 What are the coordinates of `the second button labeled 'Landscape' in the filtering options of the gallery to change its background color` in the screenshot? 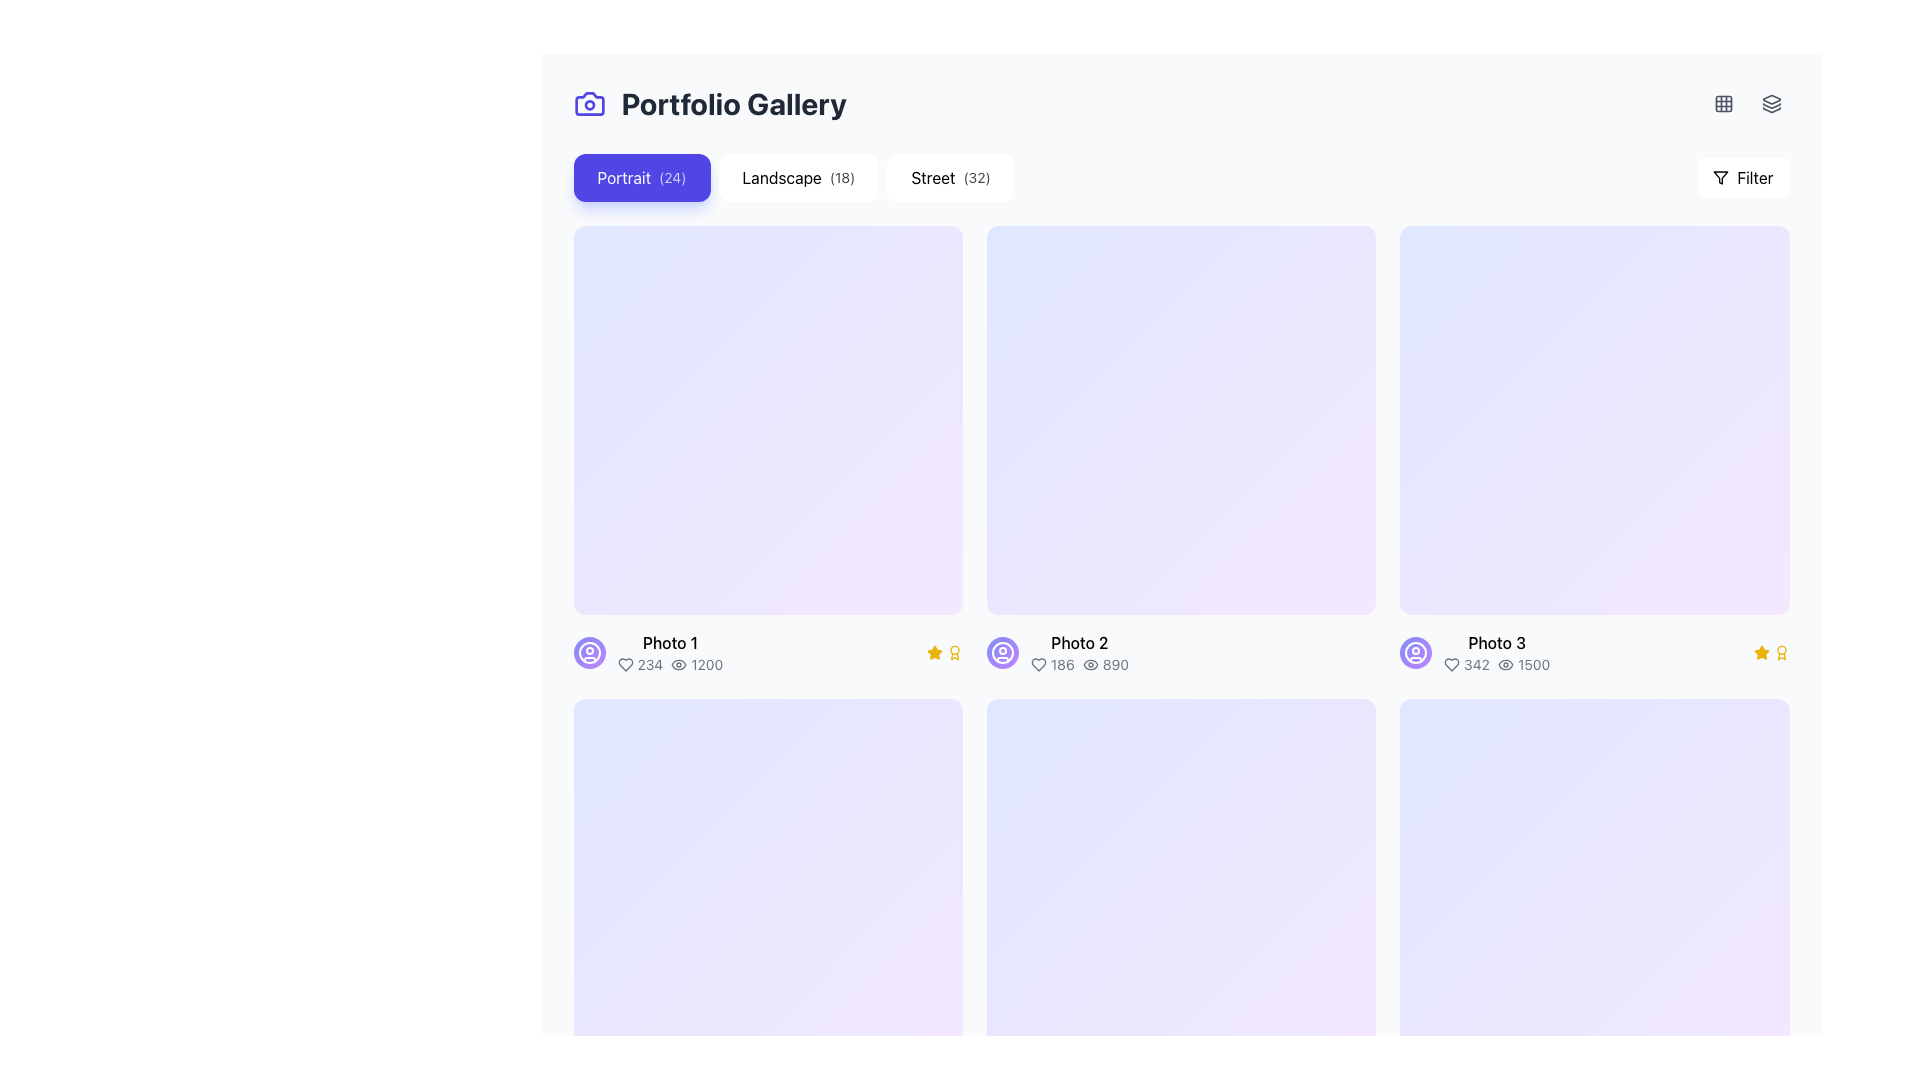 It's located at (797, 176).